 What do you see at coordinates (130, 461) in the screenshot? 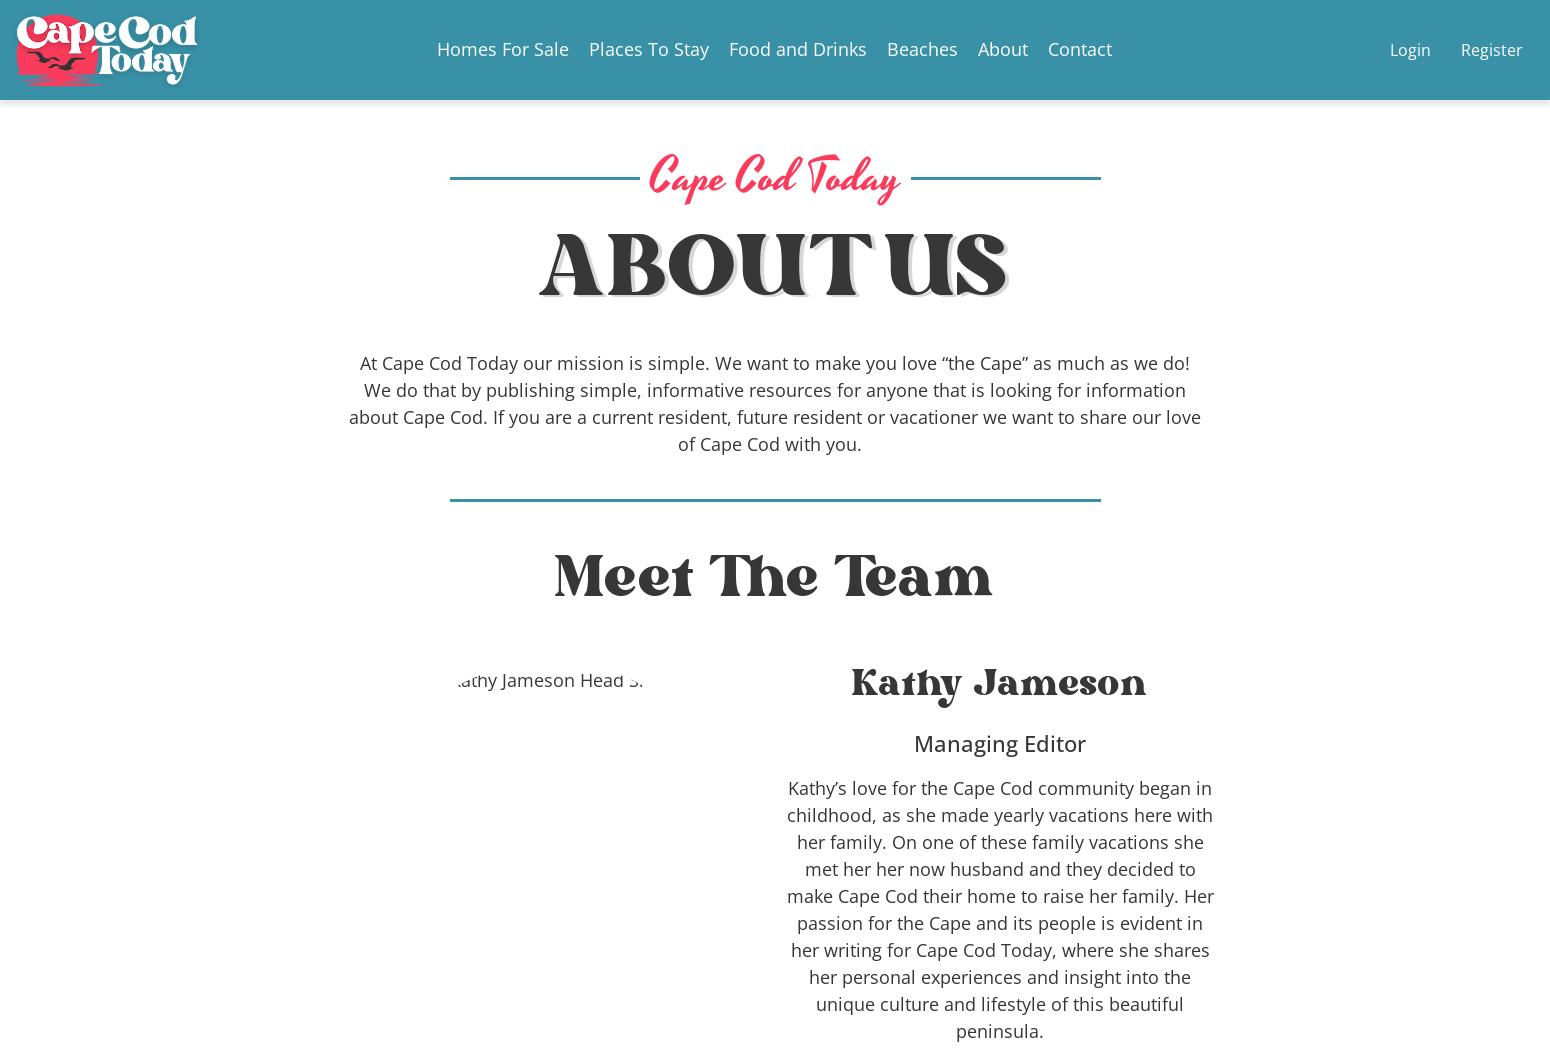
I see `'15 Best Restaurants In Provincetown Massachusetts'` at bounding box center [130, 461].